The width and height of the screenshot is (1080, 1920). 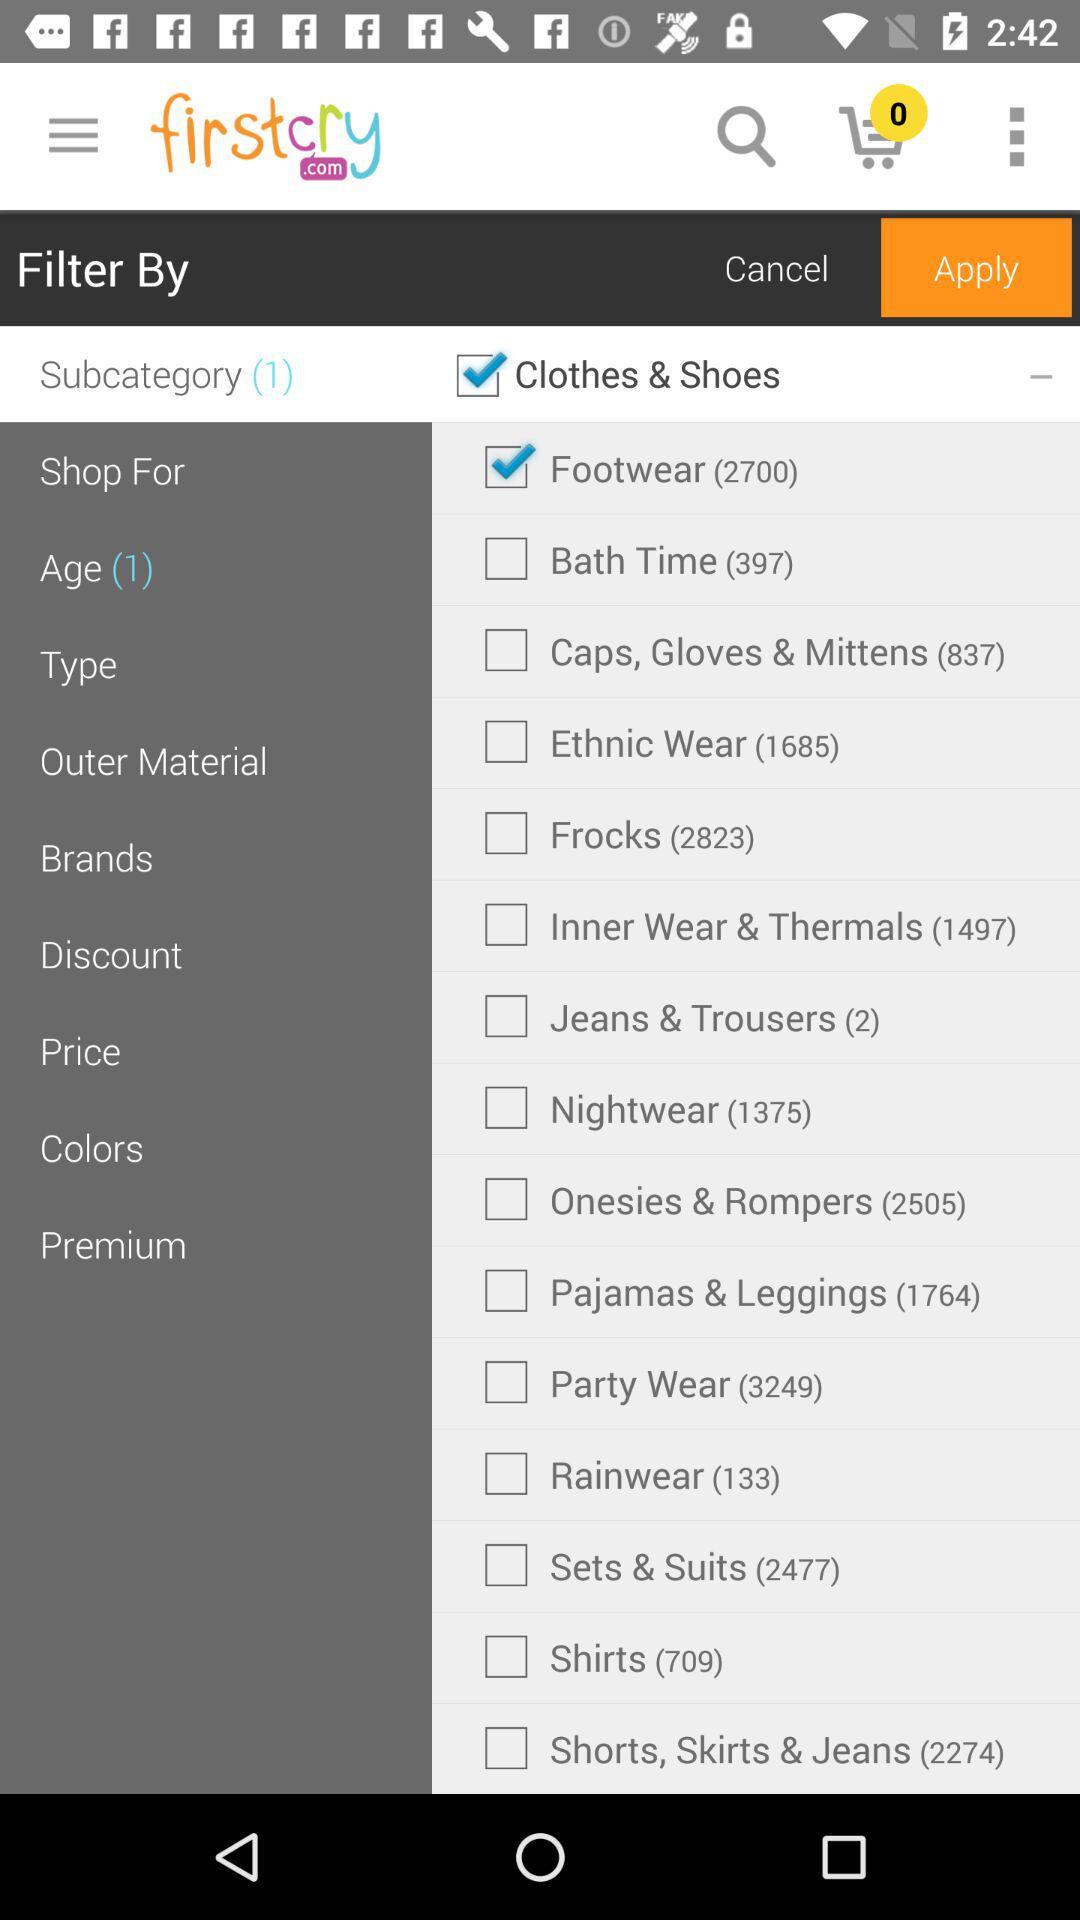 What do you see at coordinates (725, 1199) in the screenshot?
I see `the icon to the right of the premium item` at bounding box center [725, 1199].